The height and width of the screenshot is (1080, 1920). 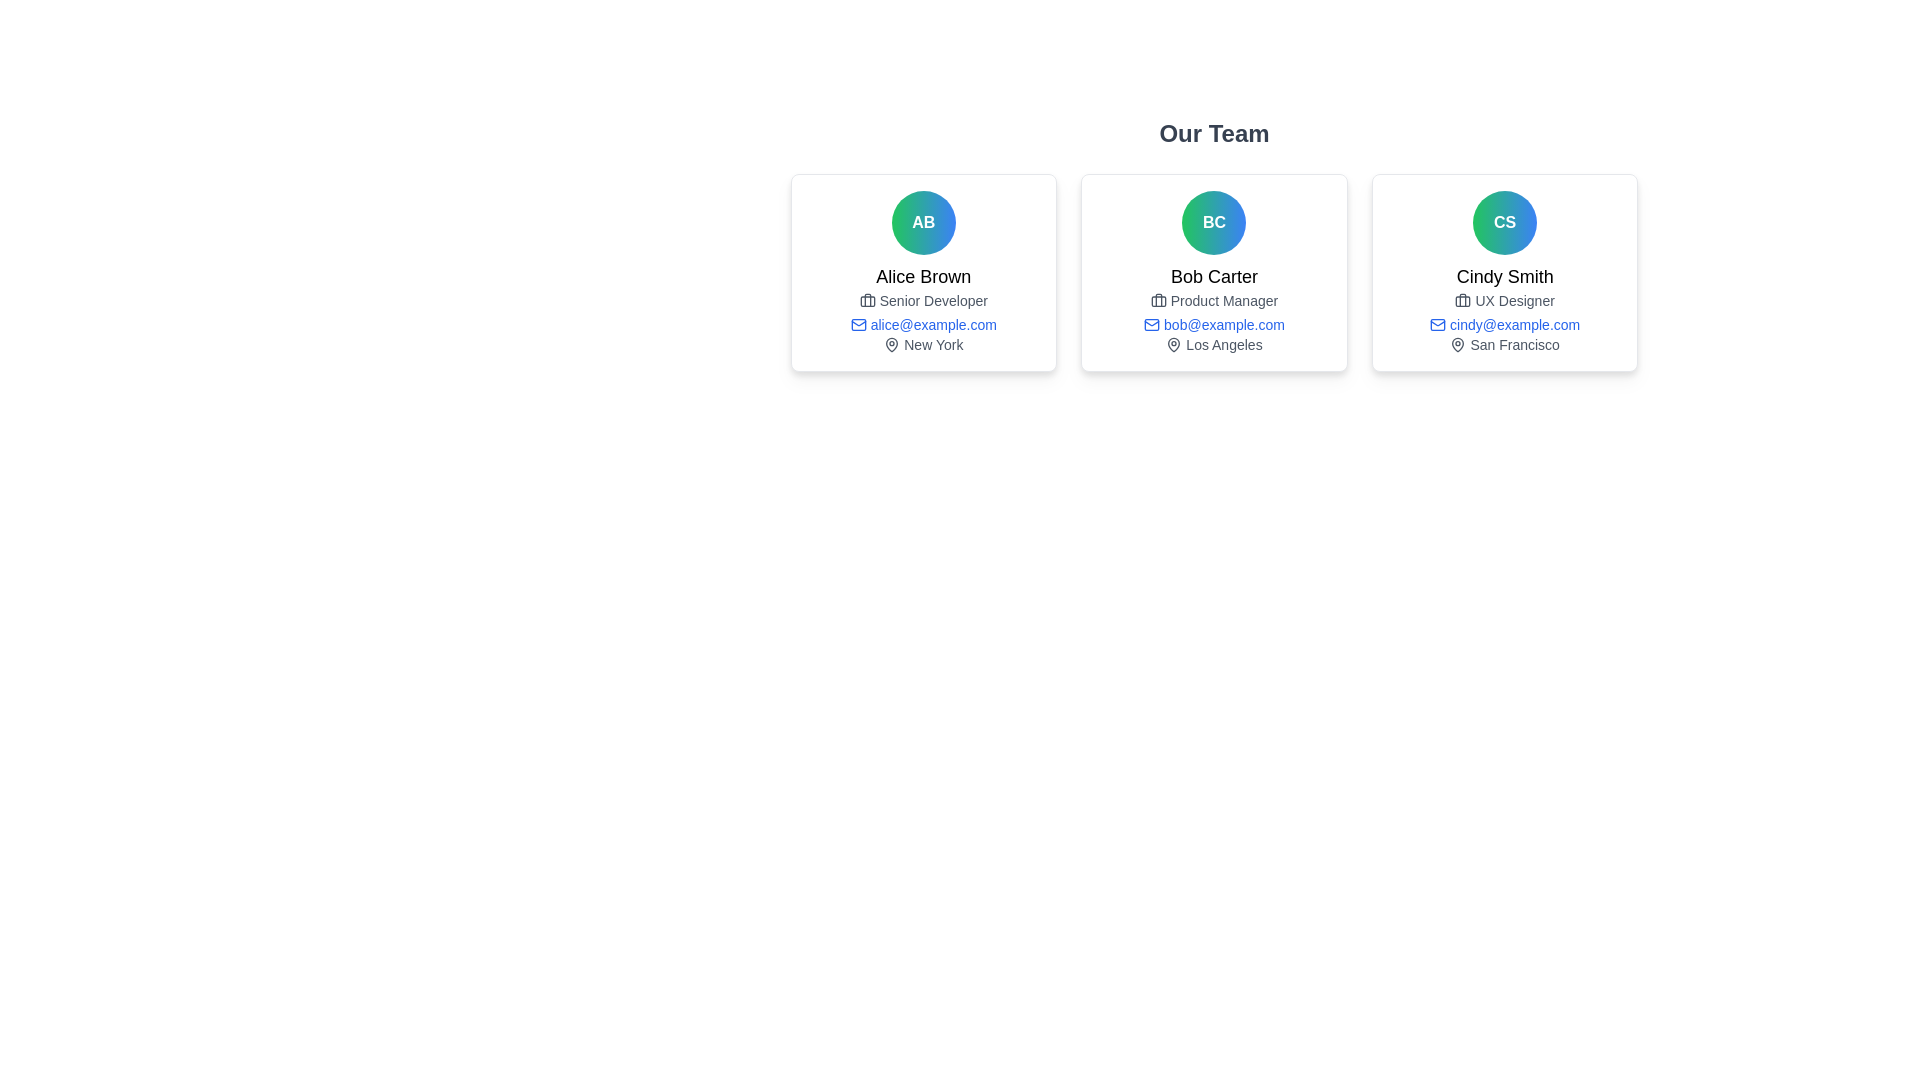 What do you see at coordinates (1213, 323) in the screenshot?
I see `the email link 'bob@example.com' displayed in blue text with a mail icon, located below the 'Product Manager' section within the Bob Carter card` at bounding box center [1213, 323].